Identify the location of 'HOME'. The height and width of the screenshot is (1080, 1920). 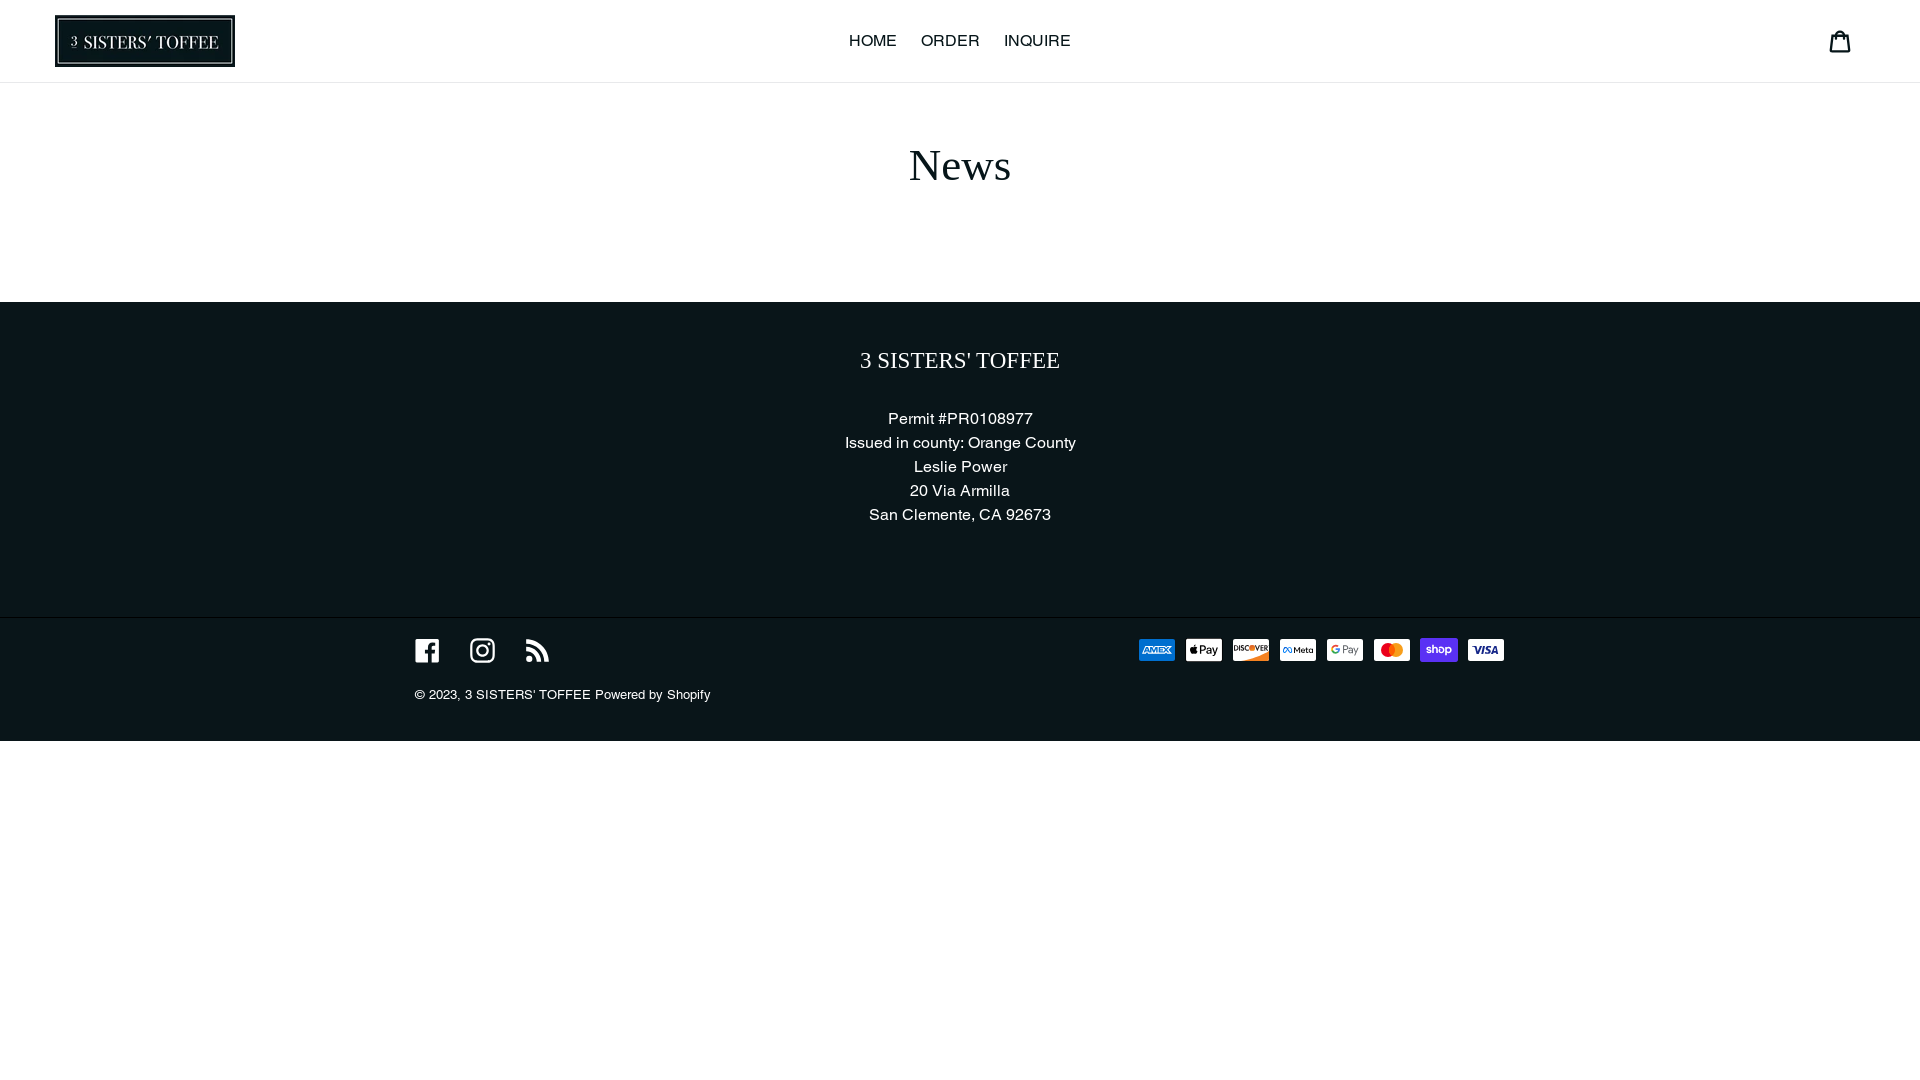
(873, 41).